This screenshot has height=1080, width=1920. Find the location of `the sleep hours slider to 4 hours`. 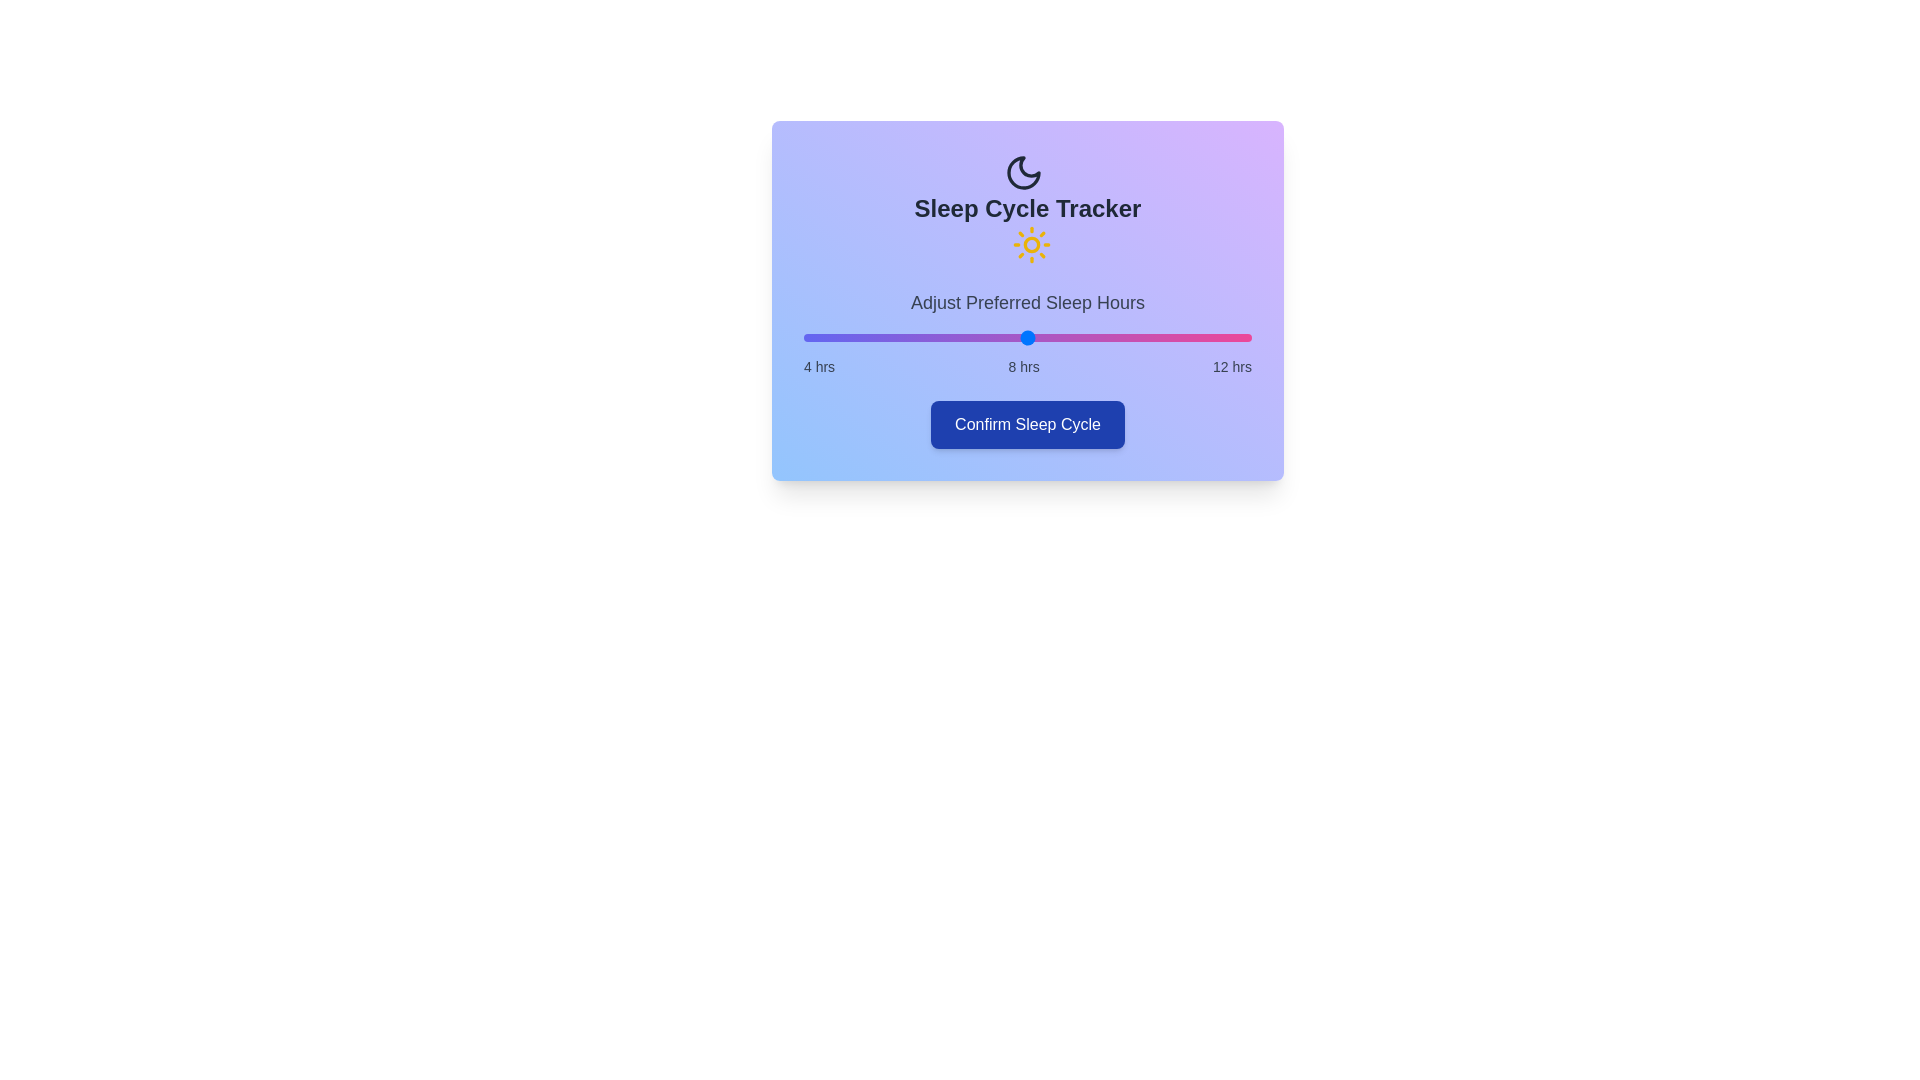

the sleep hours slider to 4 hours is located at coordinates (804, 337).